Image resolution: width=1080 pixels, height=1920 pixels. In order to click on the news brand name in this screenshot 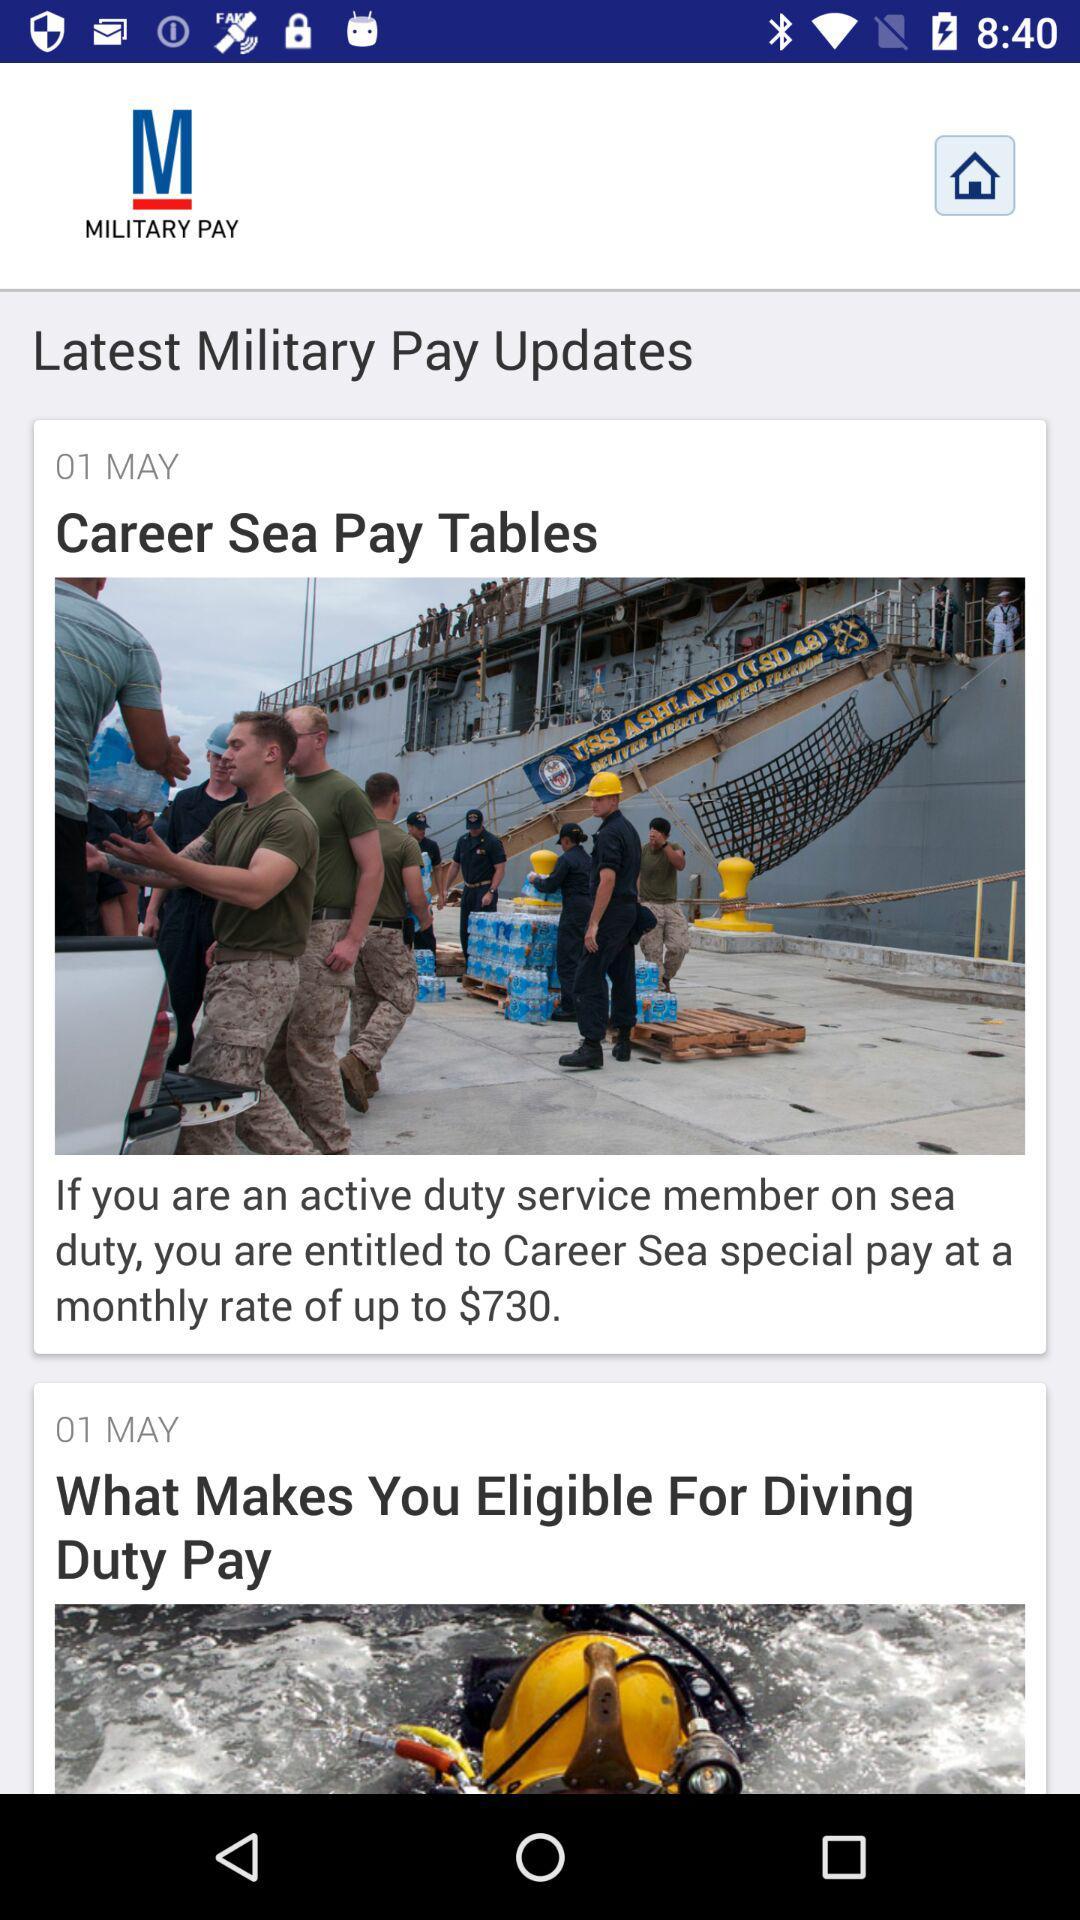, I will do `click(161, 175)`.